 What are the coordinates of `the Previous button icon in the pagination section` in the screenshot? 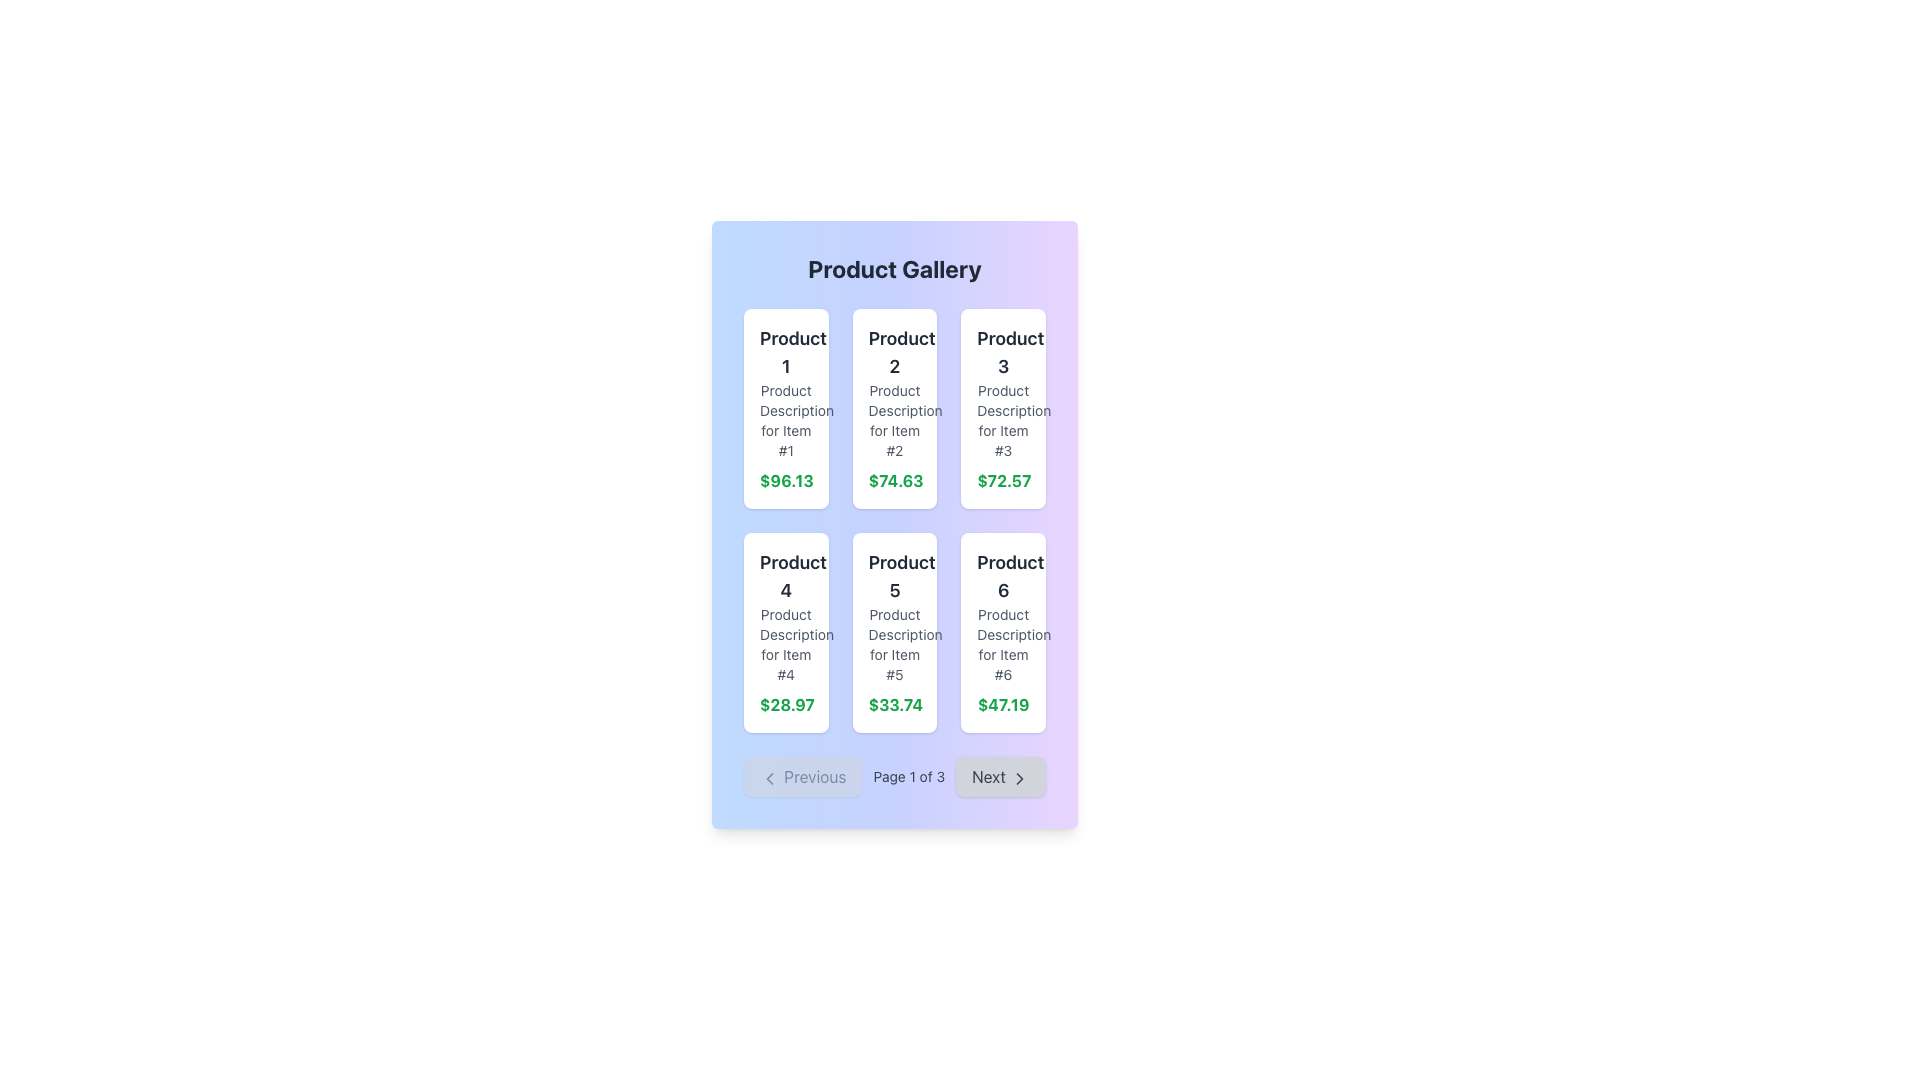 It's located at (768, 777).